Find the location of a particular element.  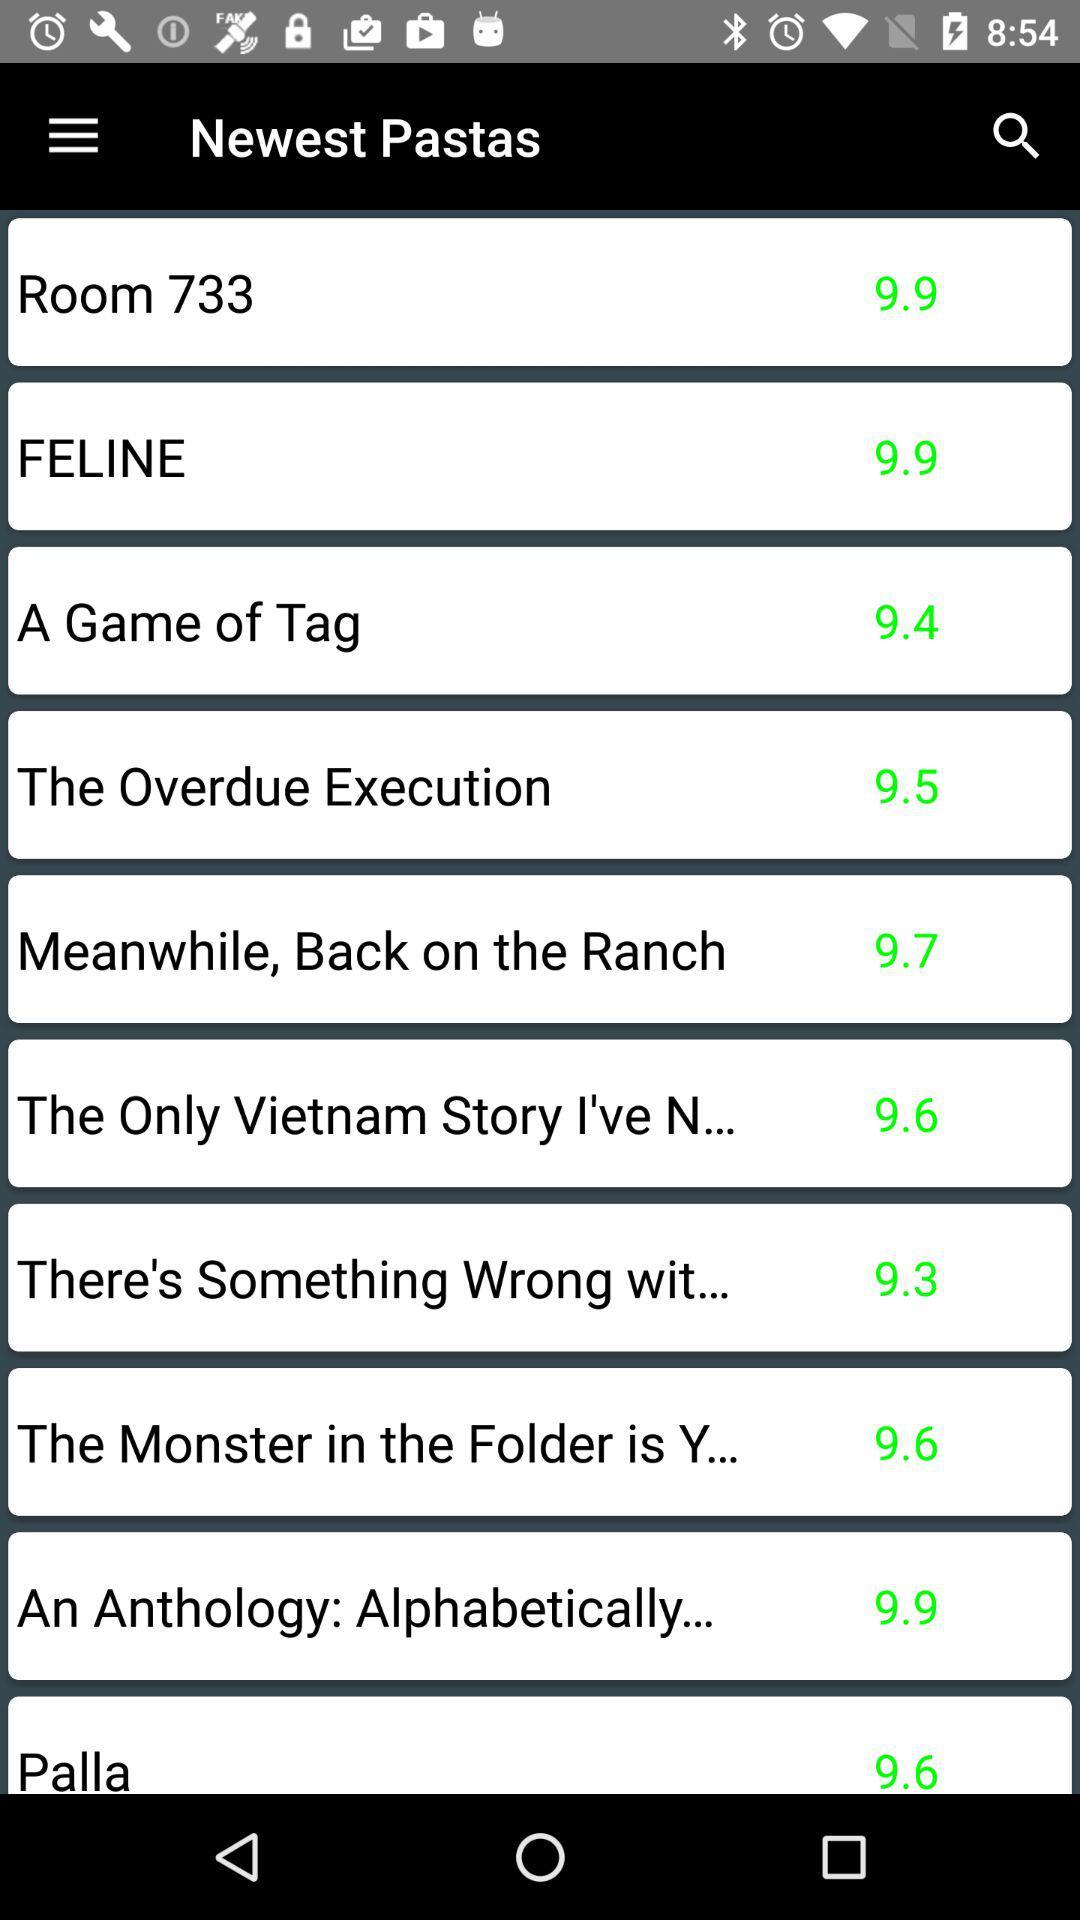

the icon above 9.9 is located at coordinates (1017, 135).